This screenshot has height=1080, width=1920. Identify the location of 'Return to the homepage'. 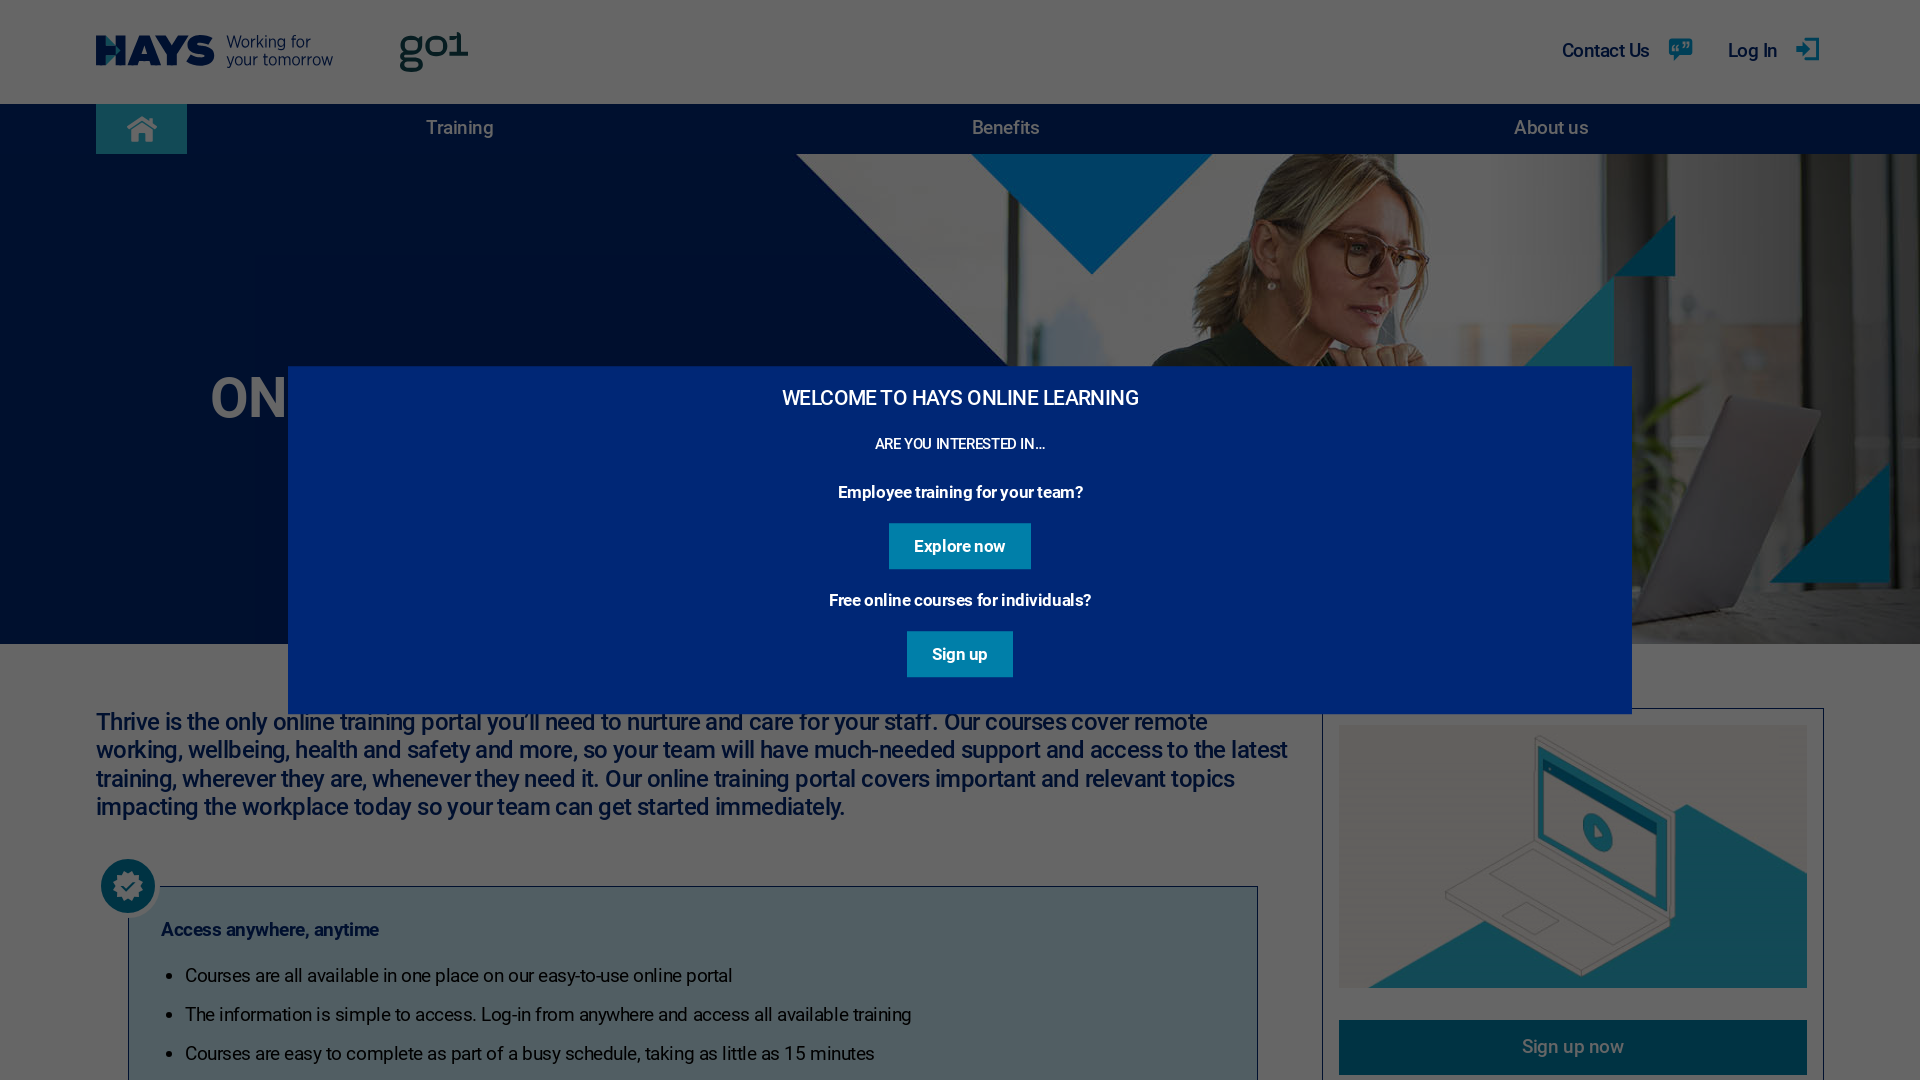
(140, 128).